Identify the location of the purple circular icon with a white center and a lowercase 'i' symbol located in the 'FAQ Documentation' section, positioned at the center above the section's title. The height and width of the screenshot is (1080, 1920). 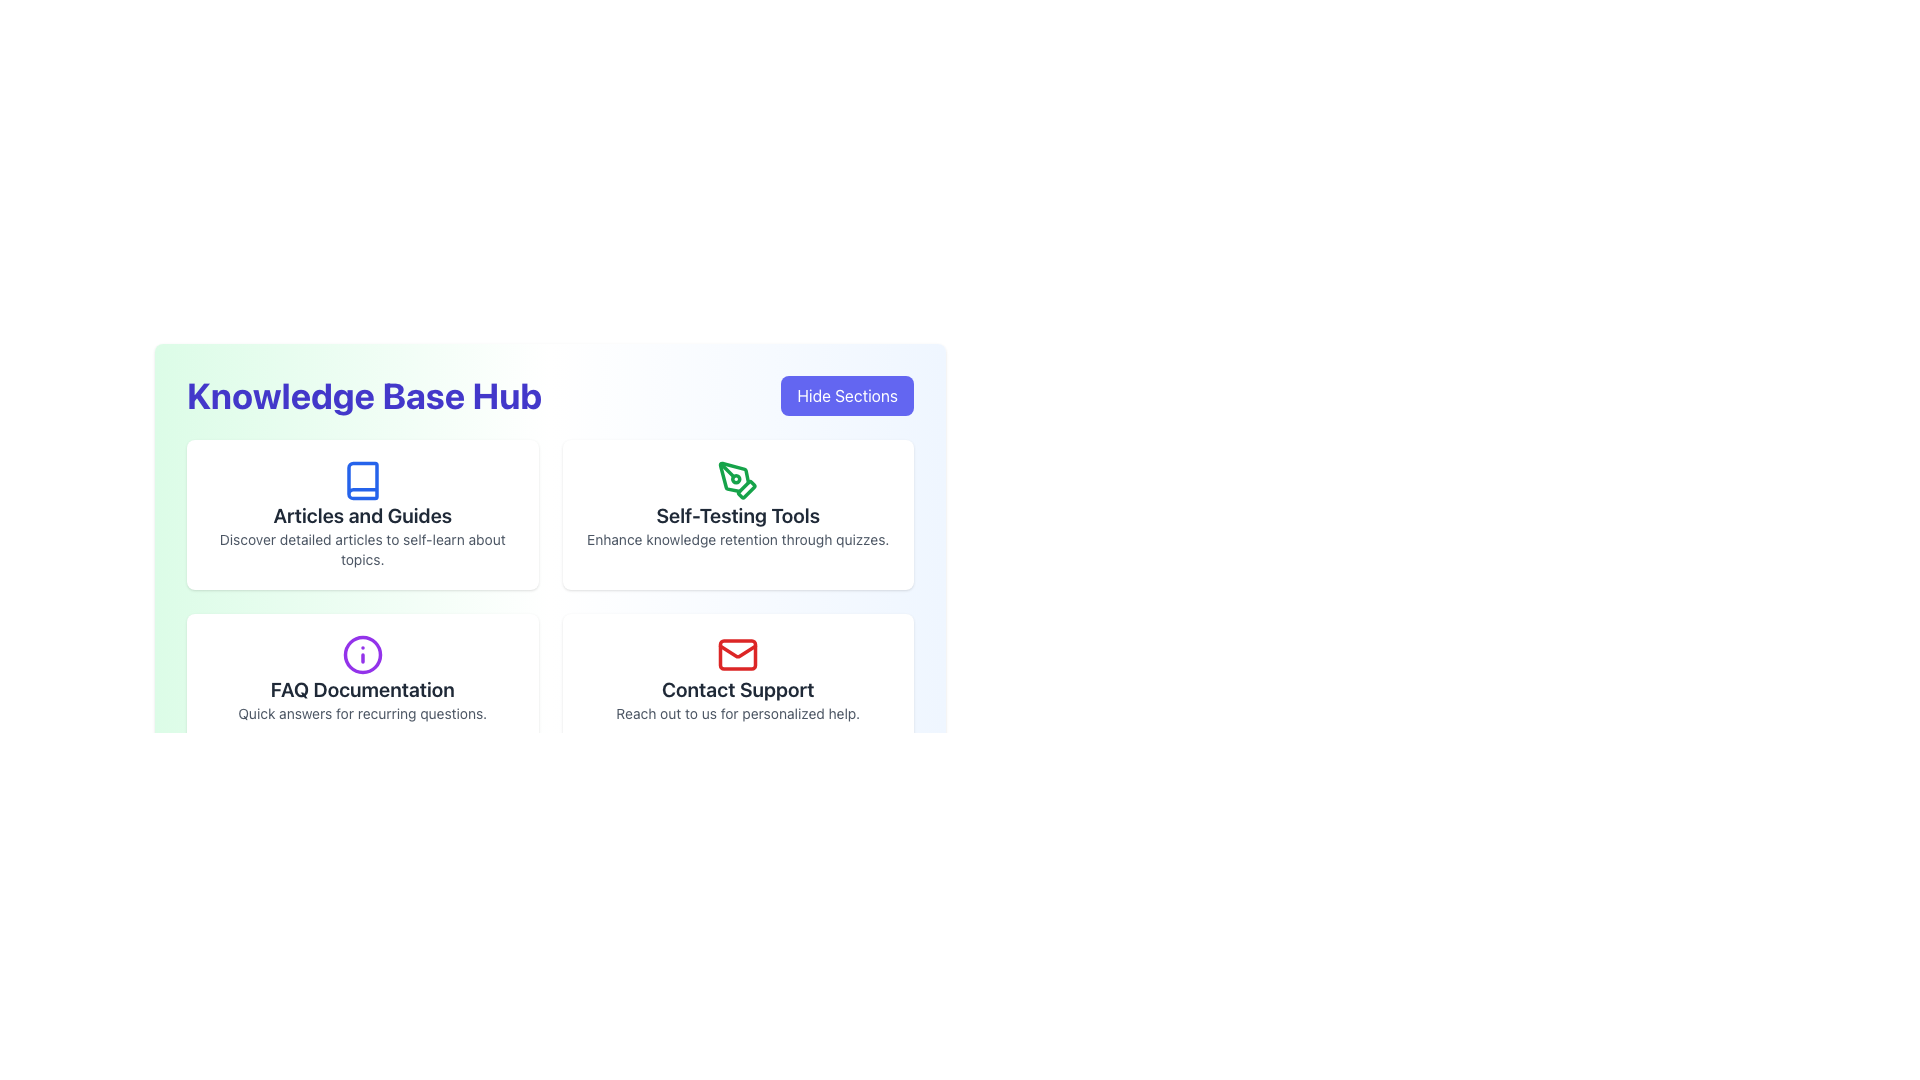
(362, 655).